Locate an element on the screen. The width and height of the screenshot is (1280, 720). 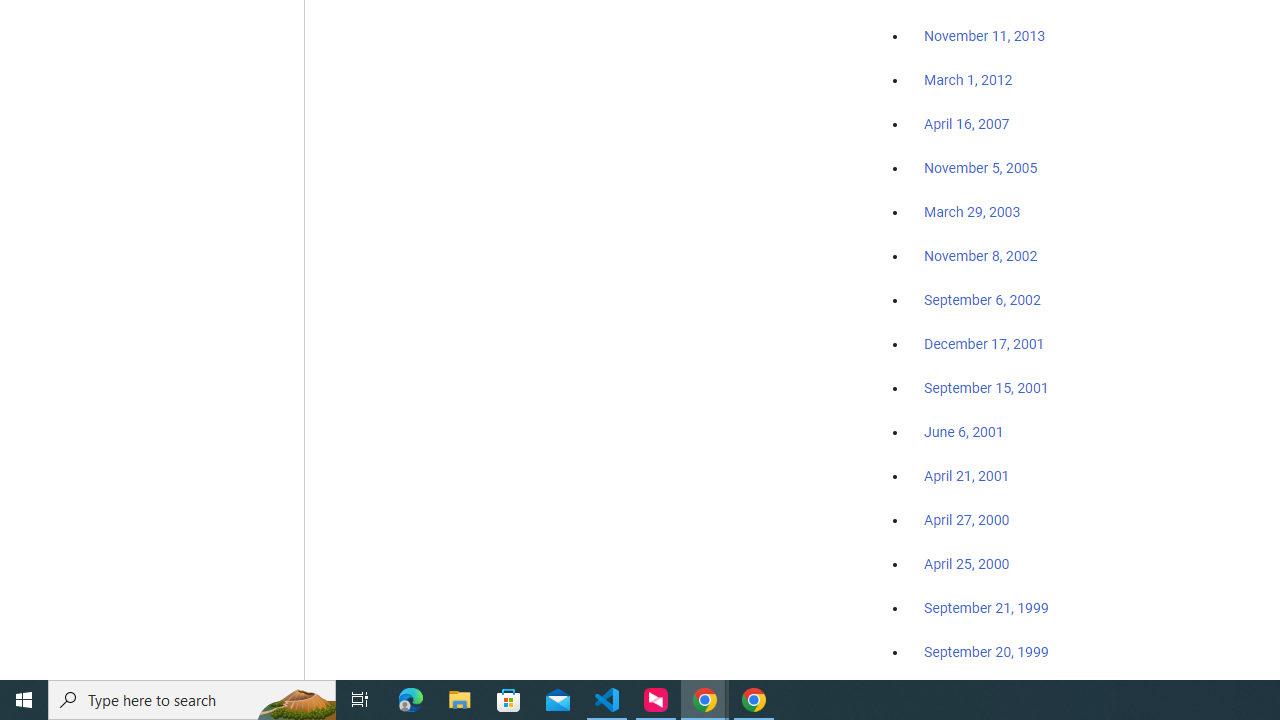
'April 25, 2000' is located at coordinates (967, 564).